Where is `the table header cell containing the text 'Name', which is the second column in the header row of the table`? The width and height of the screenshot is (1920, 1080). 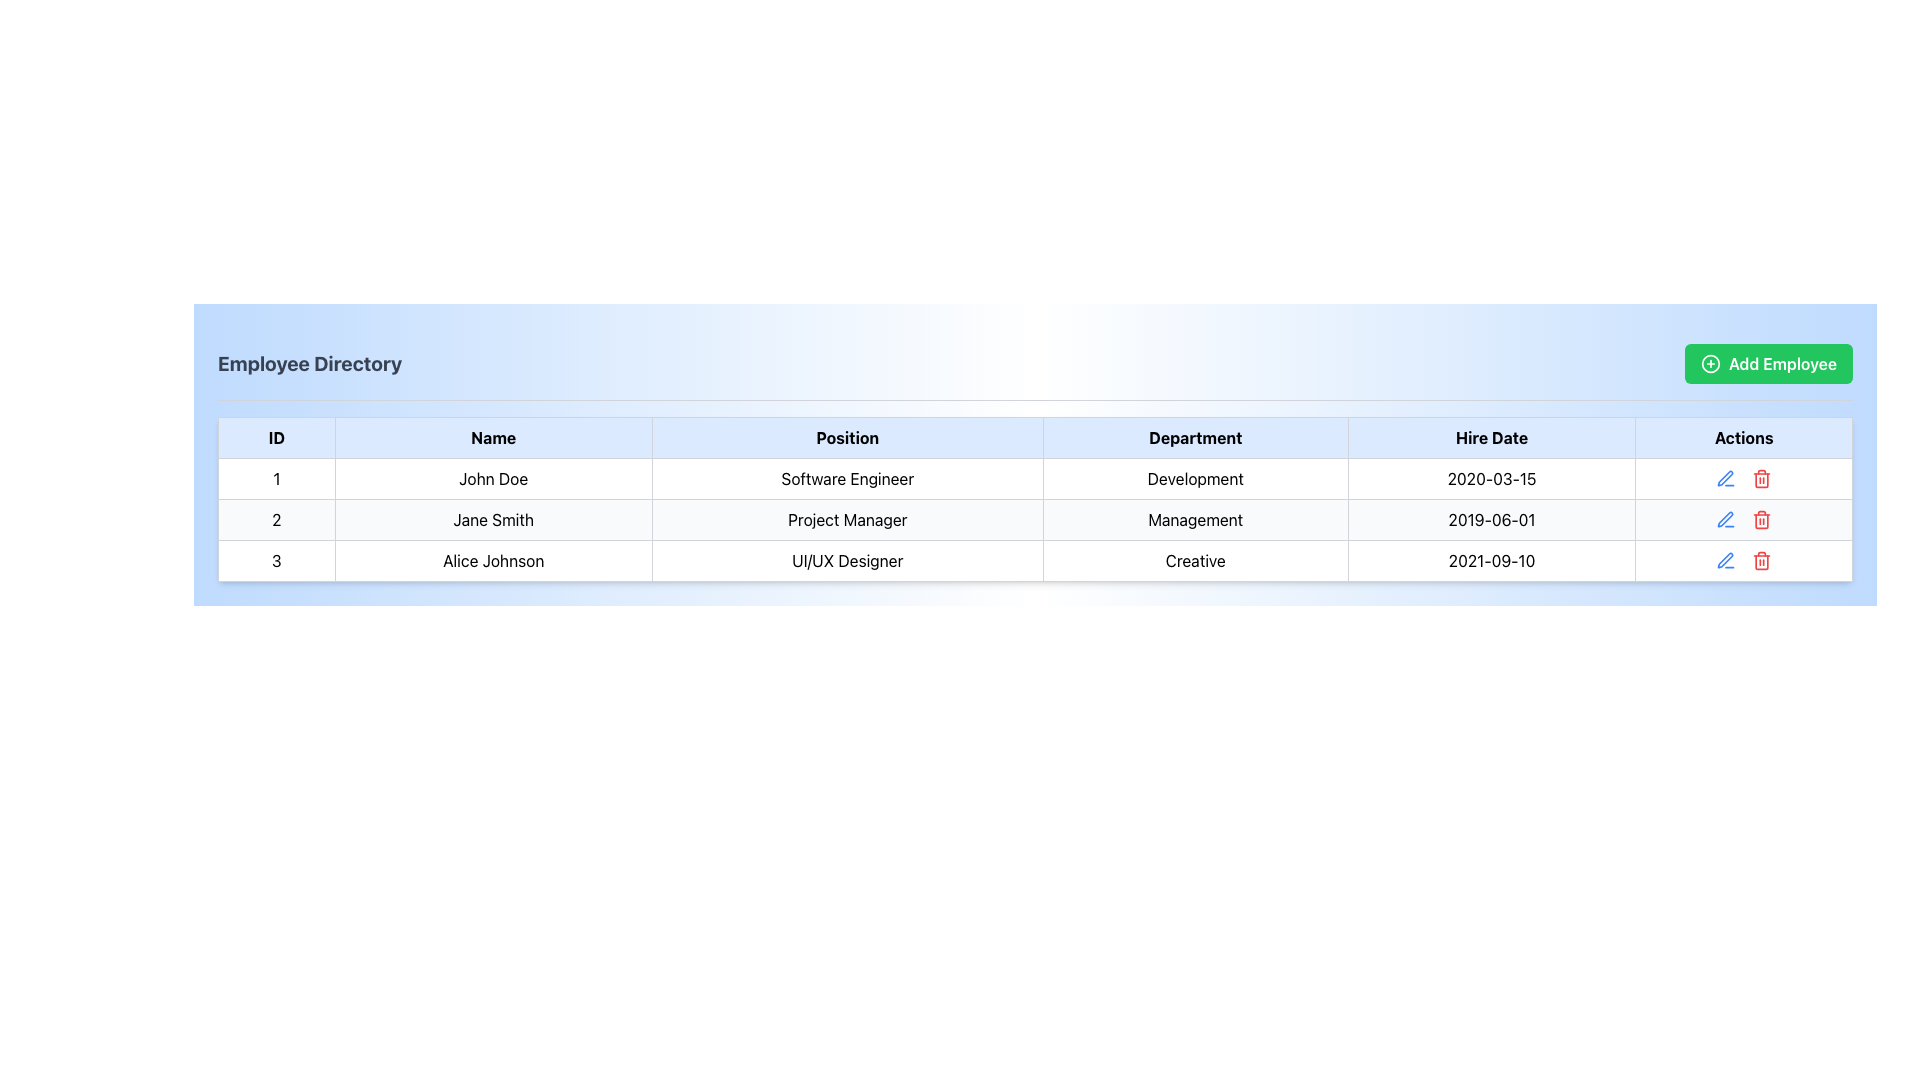 the table header cell containing the text 'Name', which is the second column in the header row of the table is located at coordinates (493, 437).